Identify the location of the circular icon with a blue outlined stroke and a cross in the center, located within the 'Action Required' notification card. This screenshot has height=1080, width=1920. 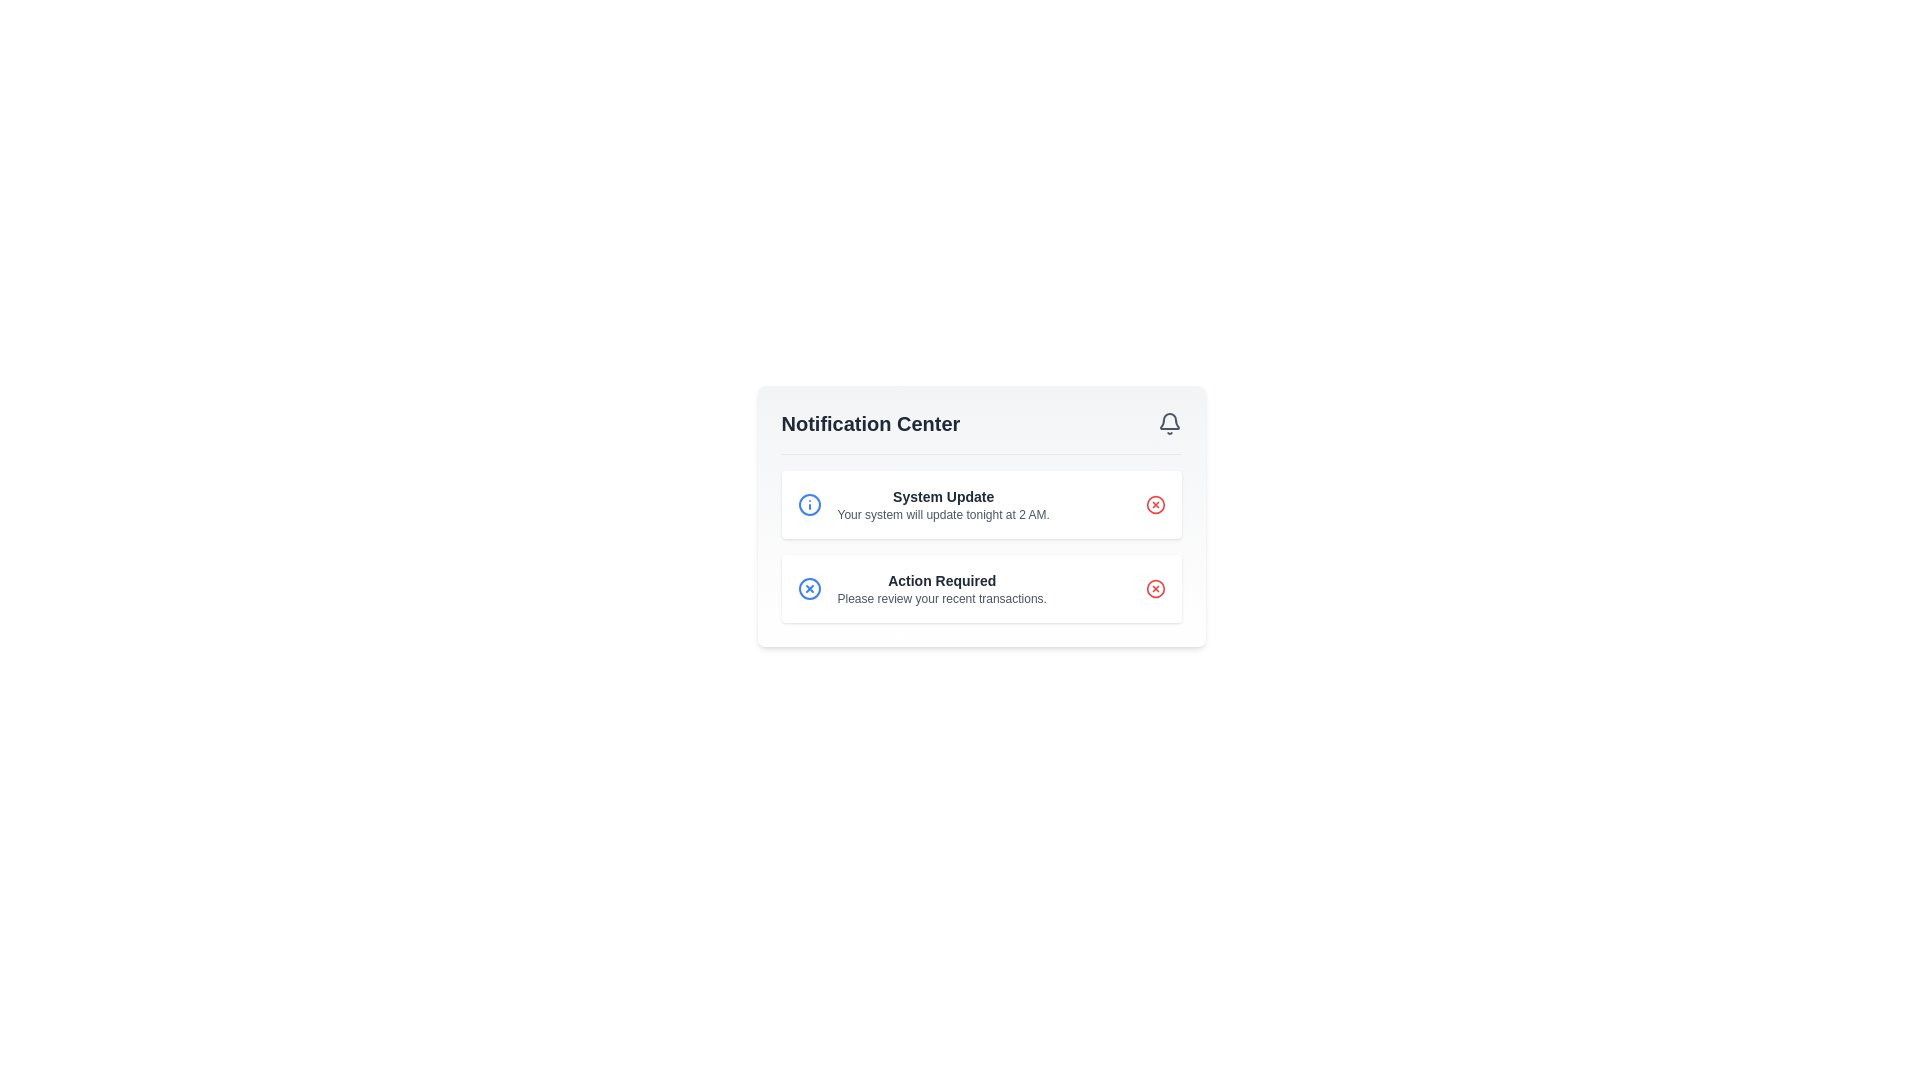
(809, 588).